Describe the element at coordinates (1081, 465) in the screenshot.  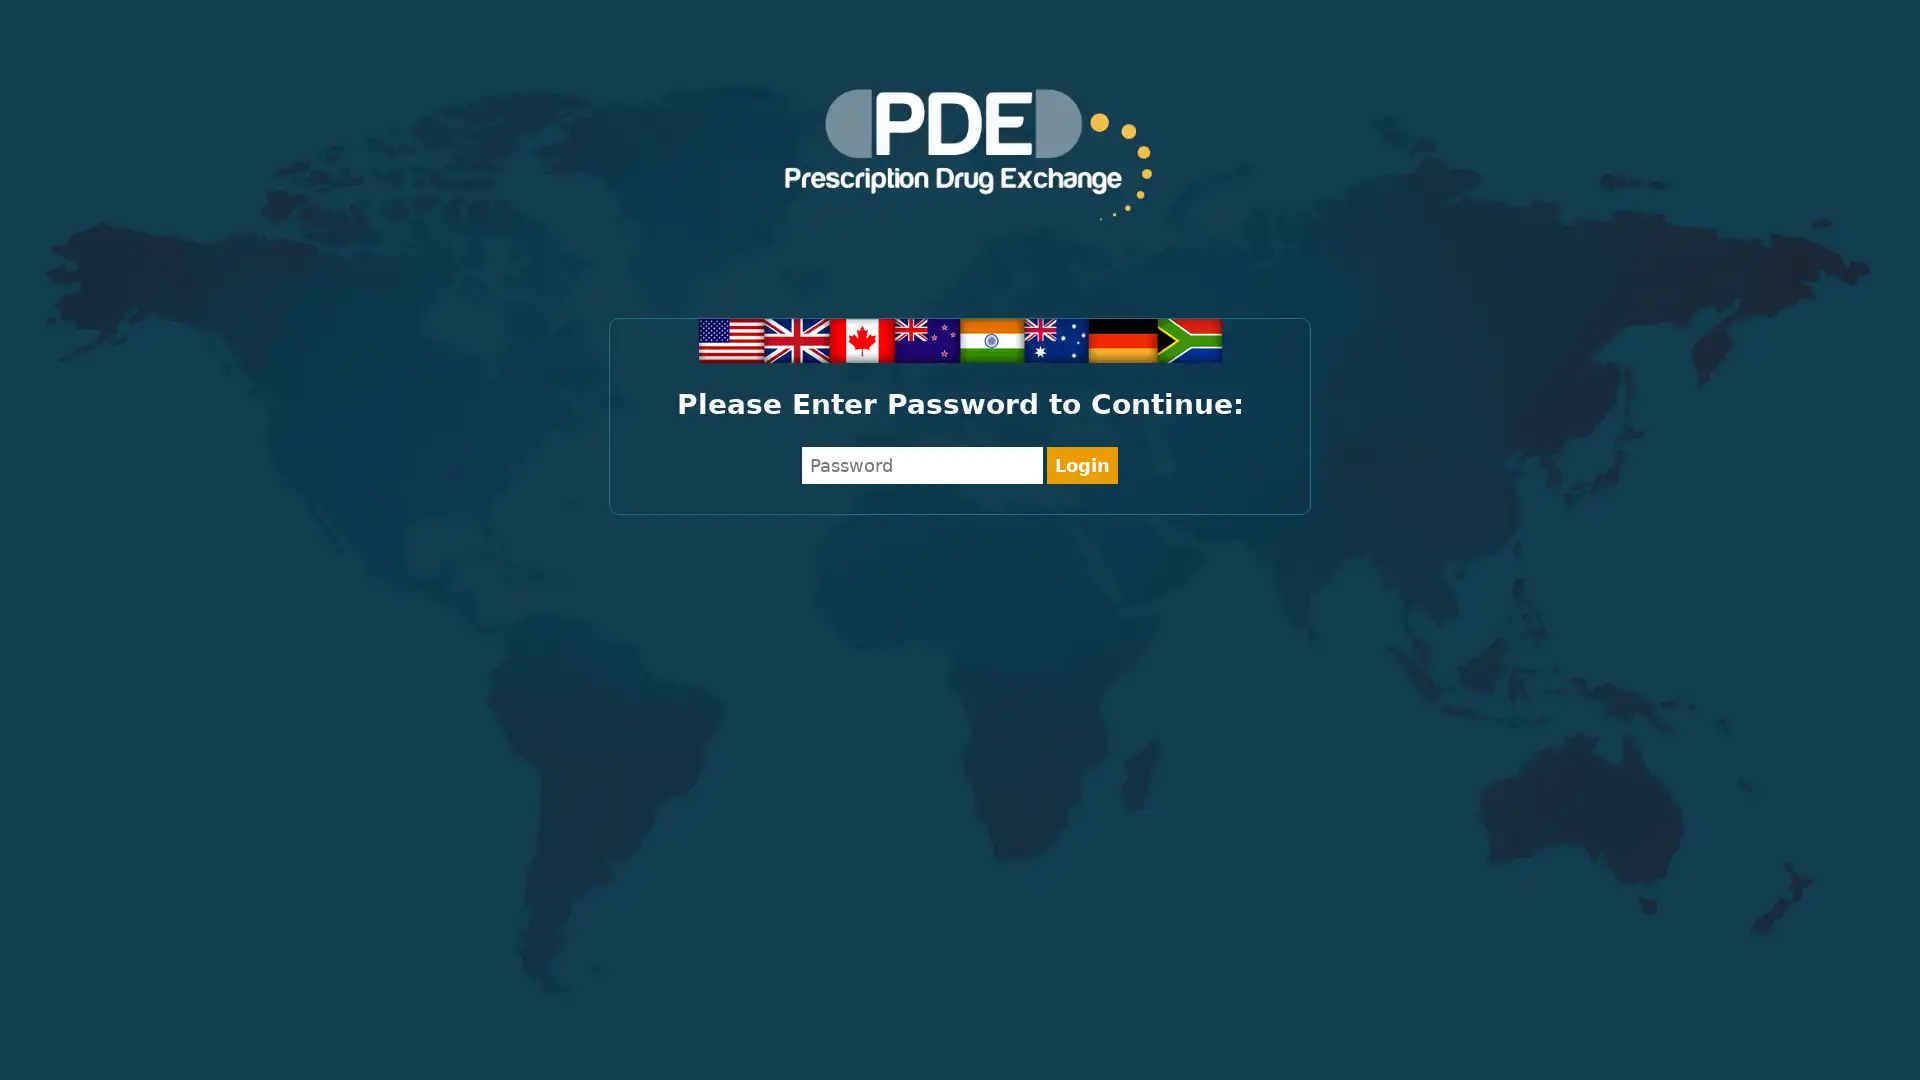
I see `Login` at that location.